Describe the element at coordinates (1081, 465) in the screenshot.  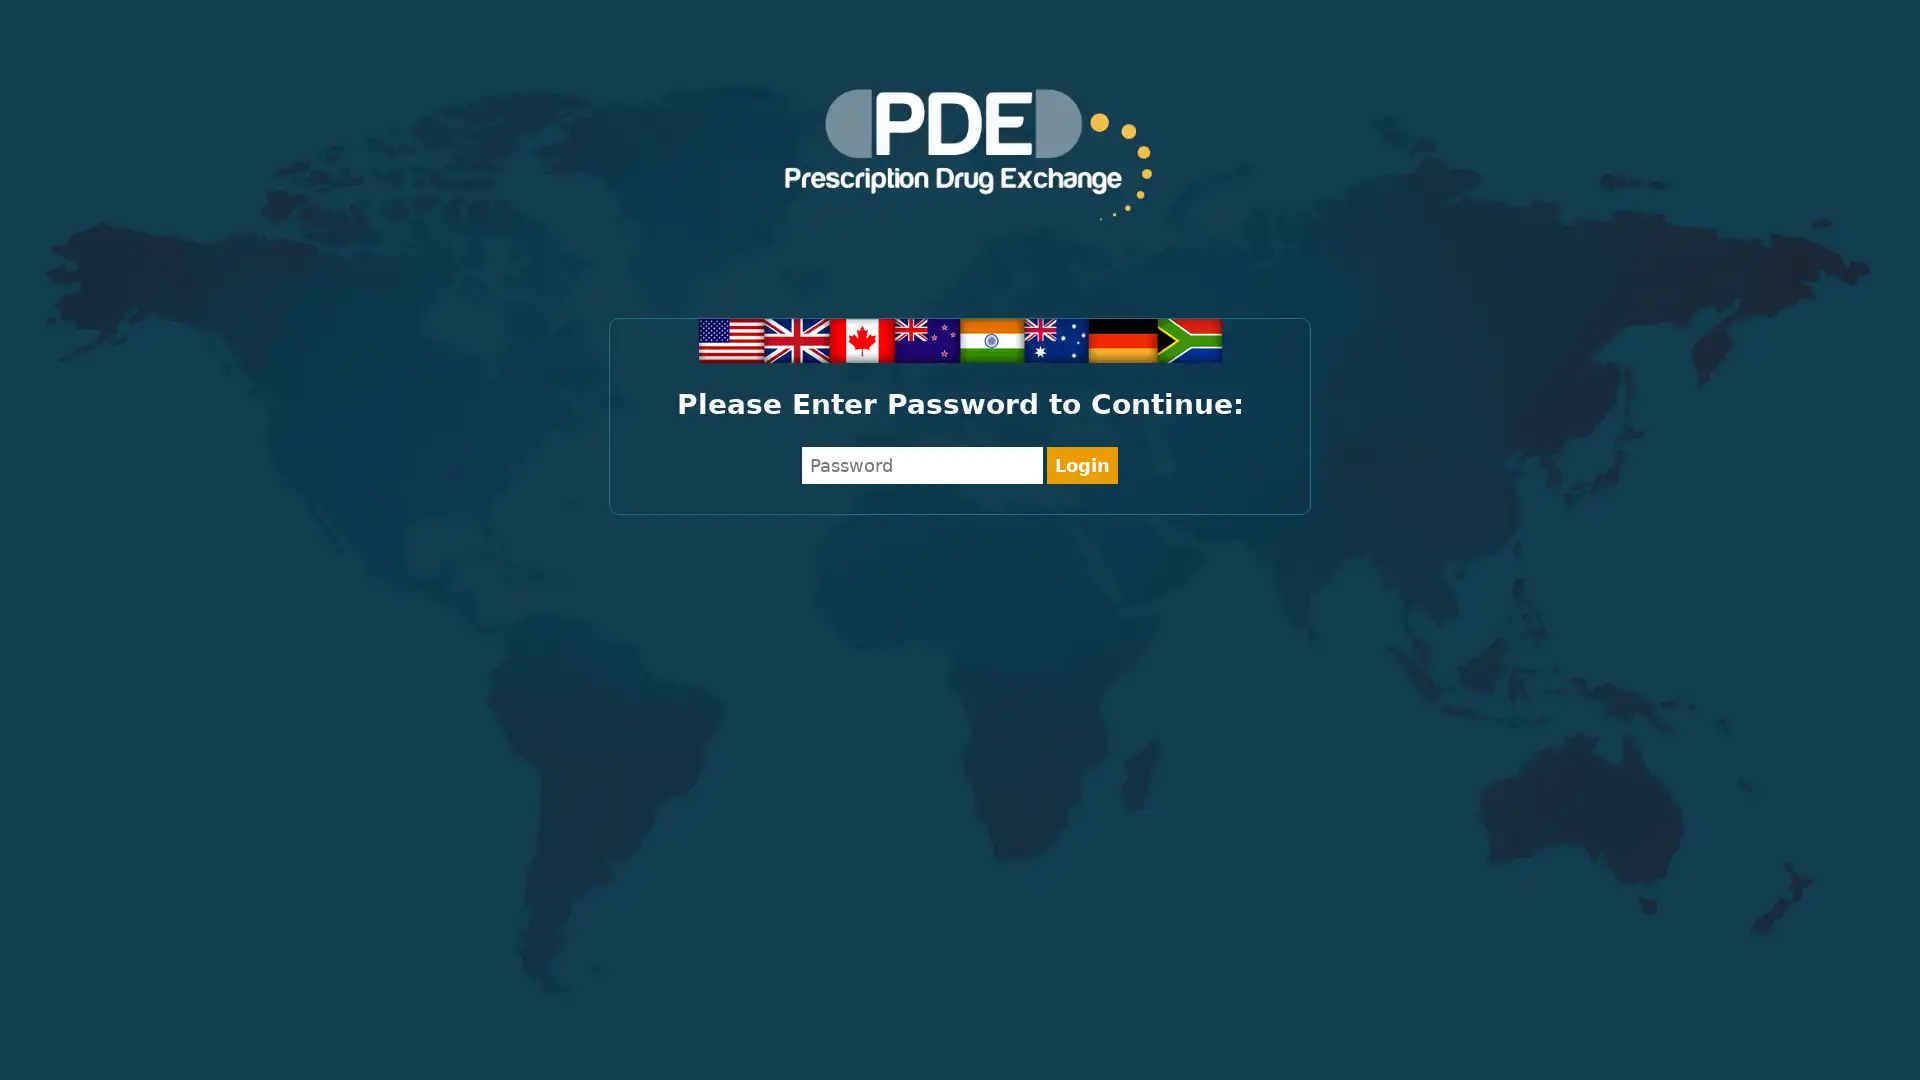
I see `Login` at that location.